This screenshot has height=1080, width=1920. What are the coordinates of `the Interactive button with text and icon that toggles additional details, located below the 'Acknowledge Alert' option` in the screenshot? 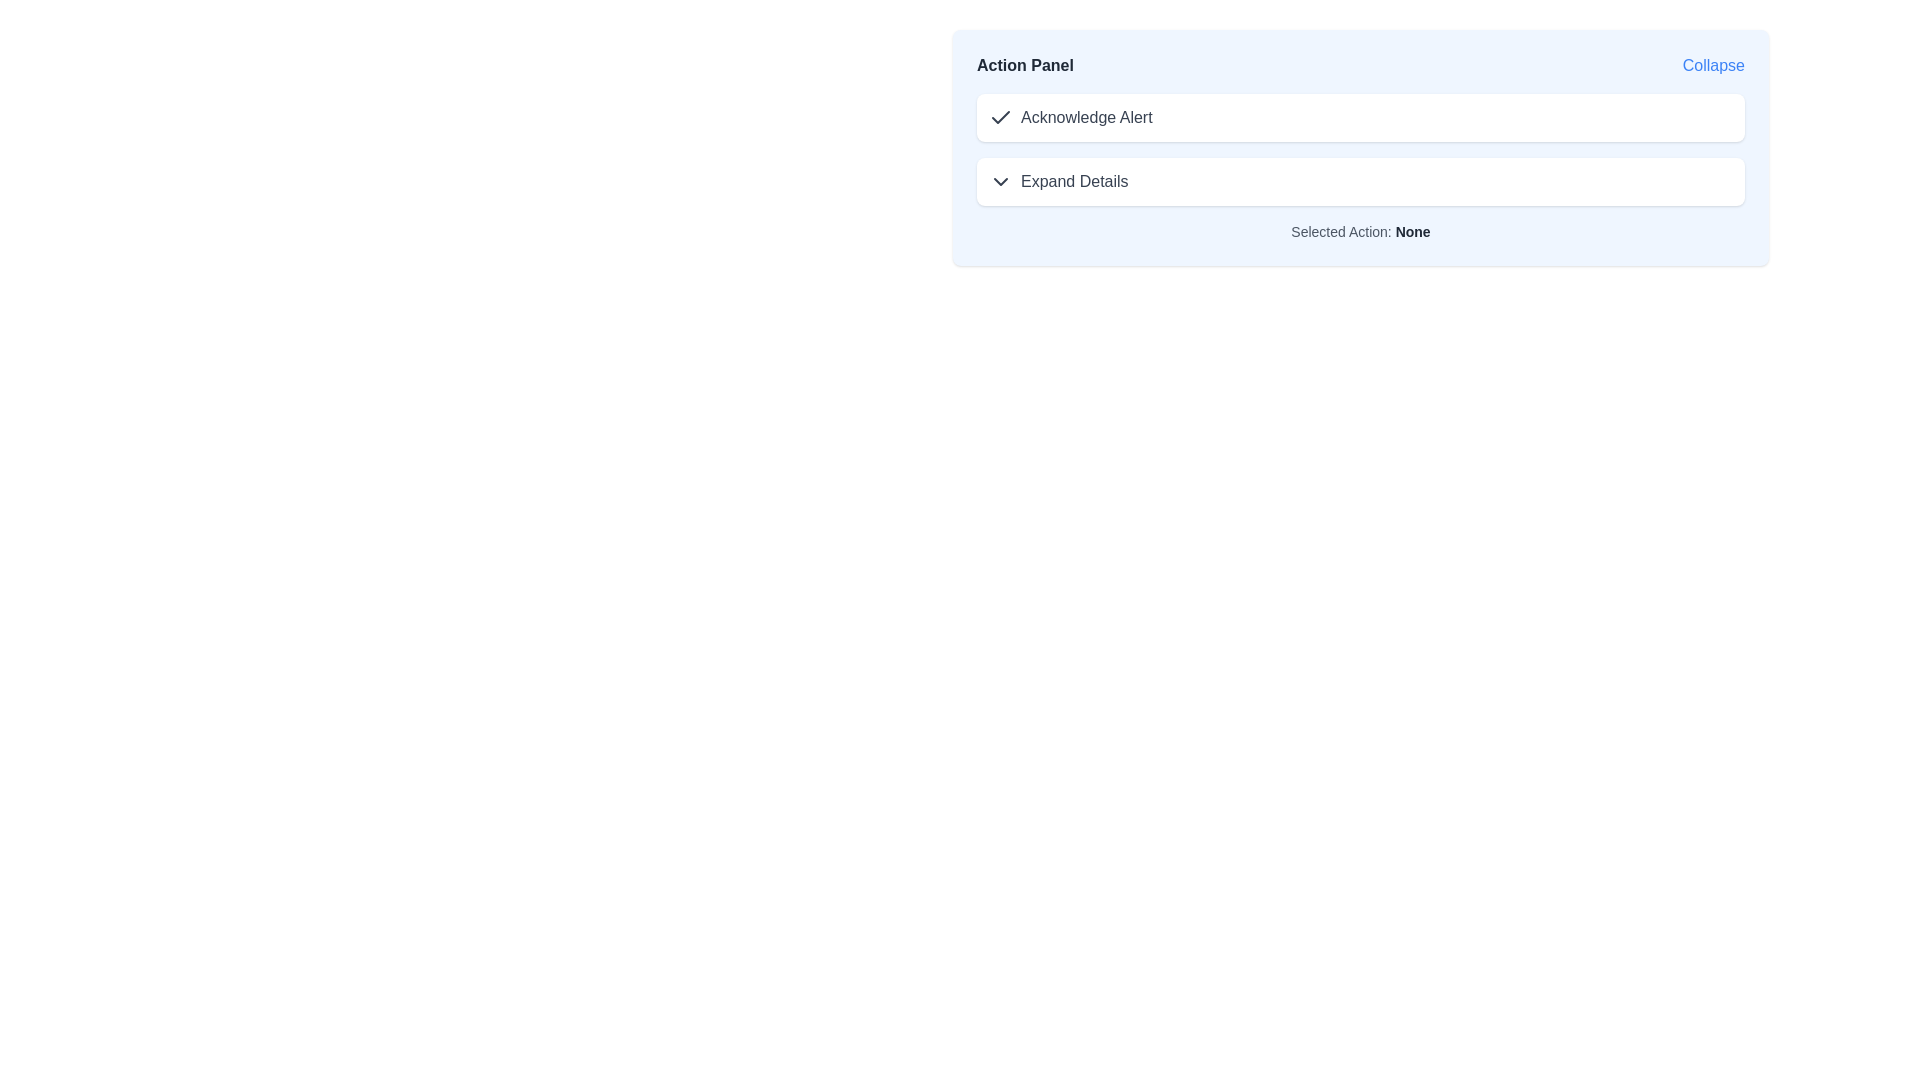 It's located at (1057, 181).